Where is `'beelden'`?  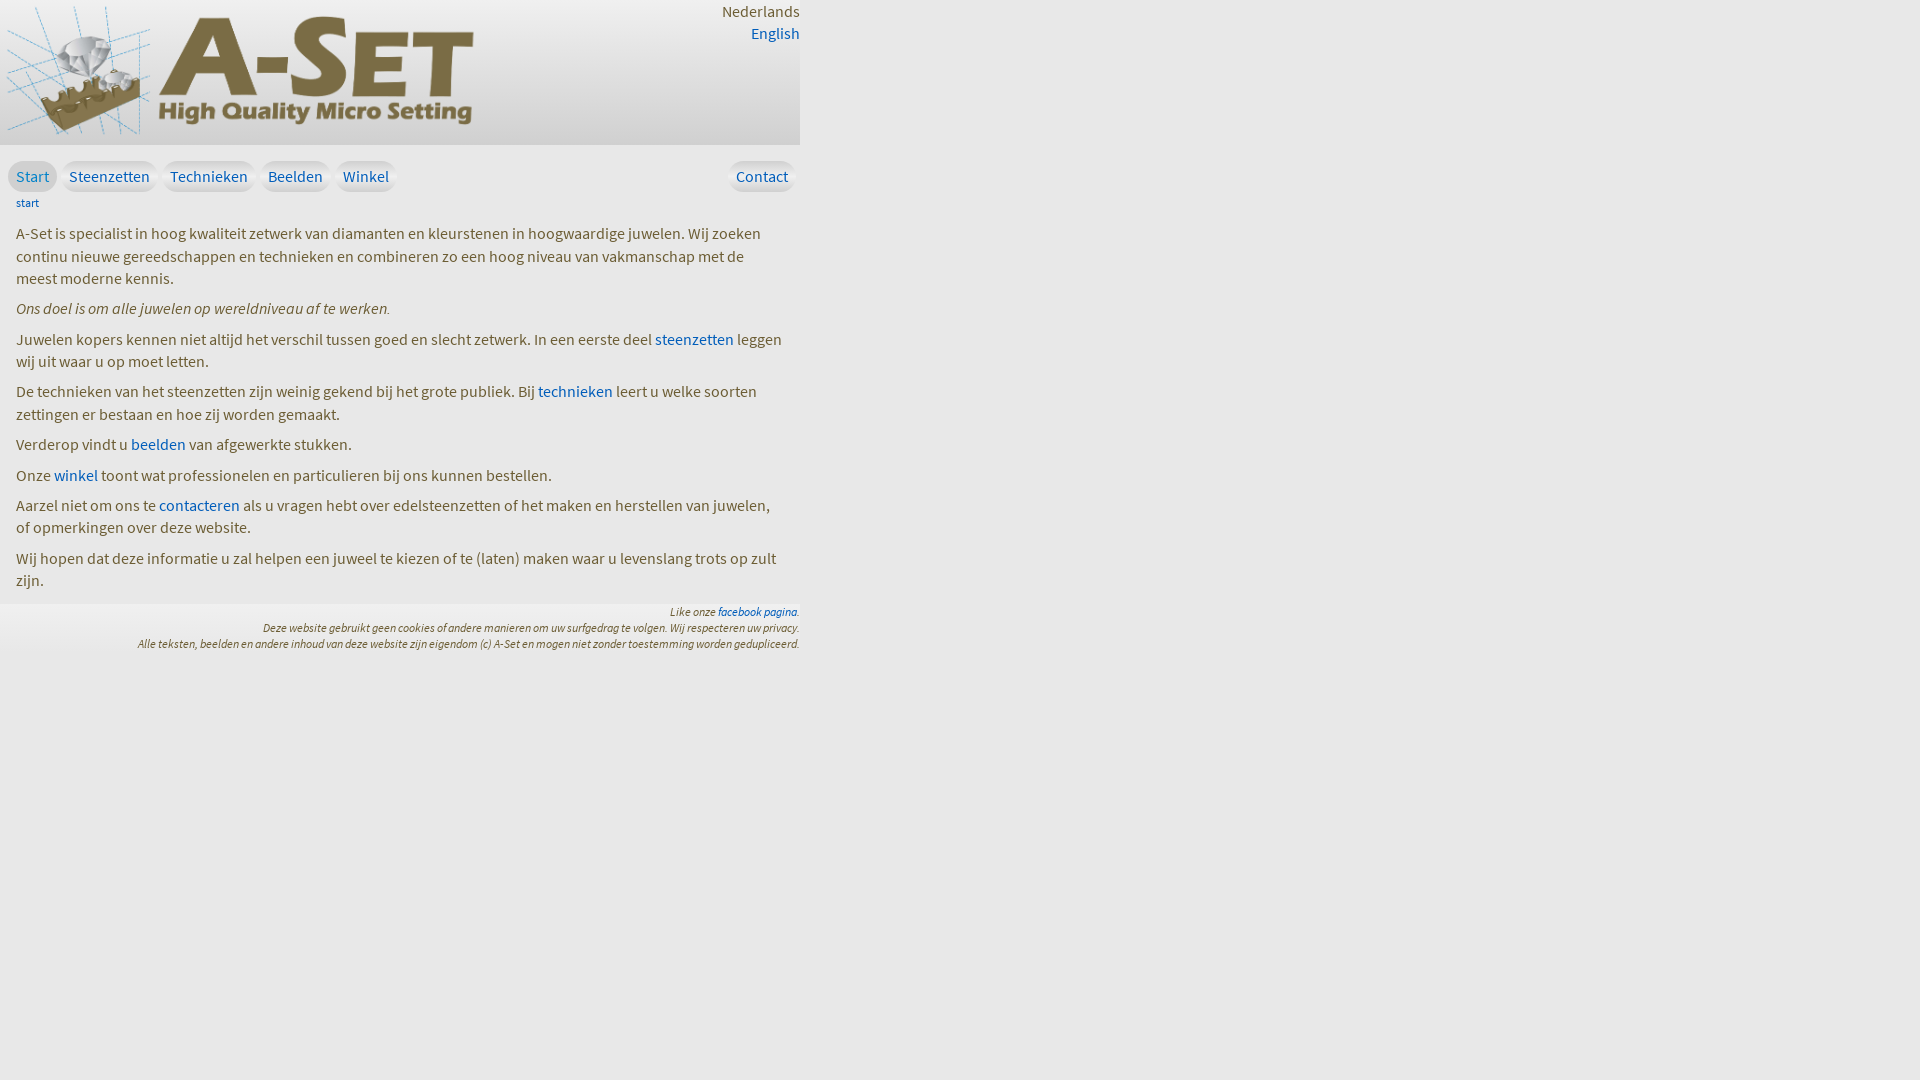
'beelden' is located at coordinates (129, 442).